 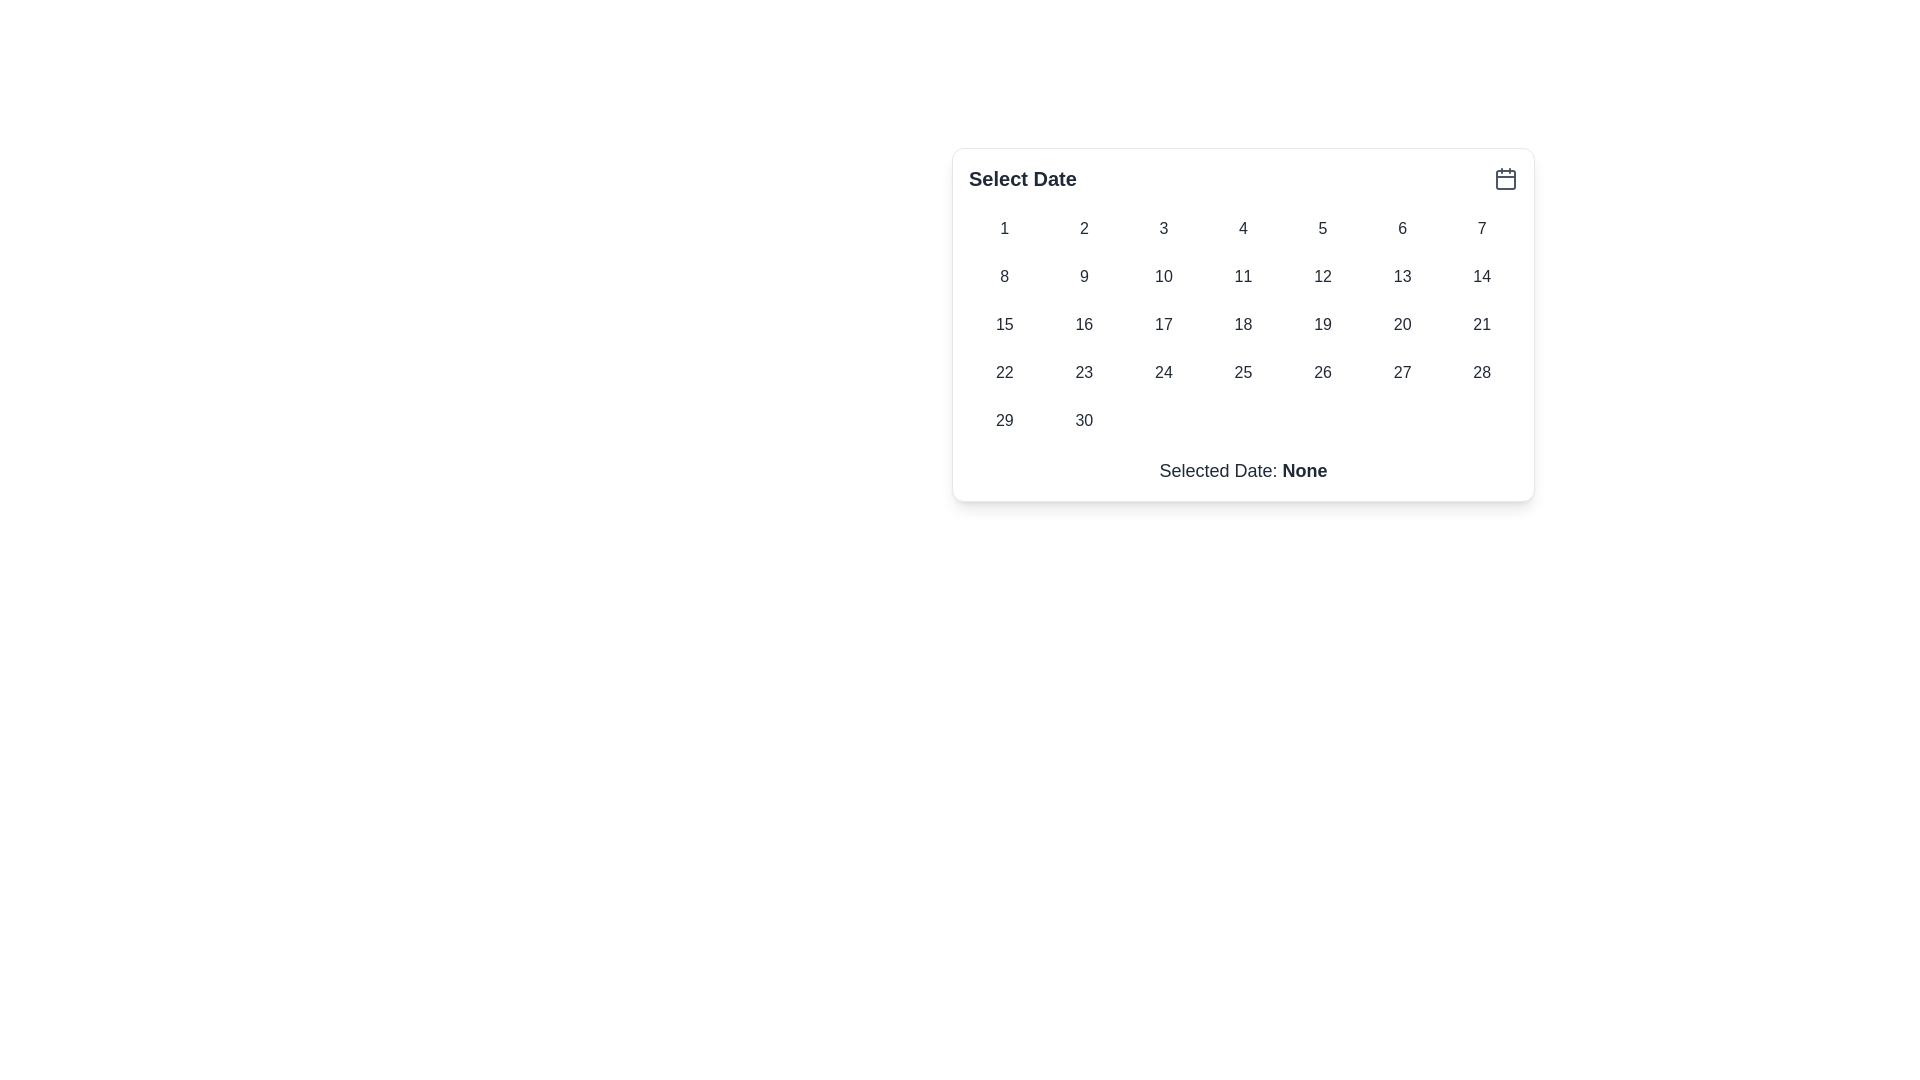 What do you see at coordinates (1242, 373) in the screenshot?
I see `the selectable date button representing the 25th of the month in the calendar UI` at bounding box center [1242, 373].